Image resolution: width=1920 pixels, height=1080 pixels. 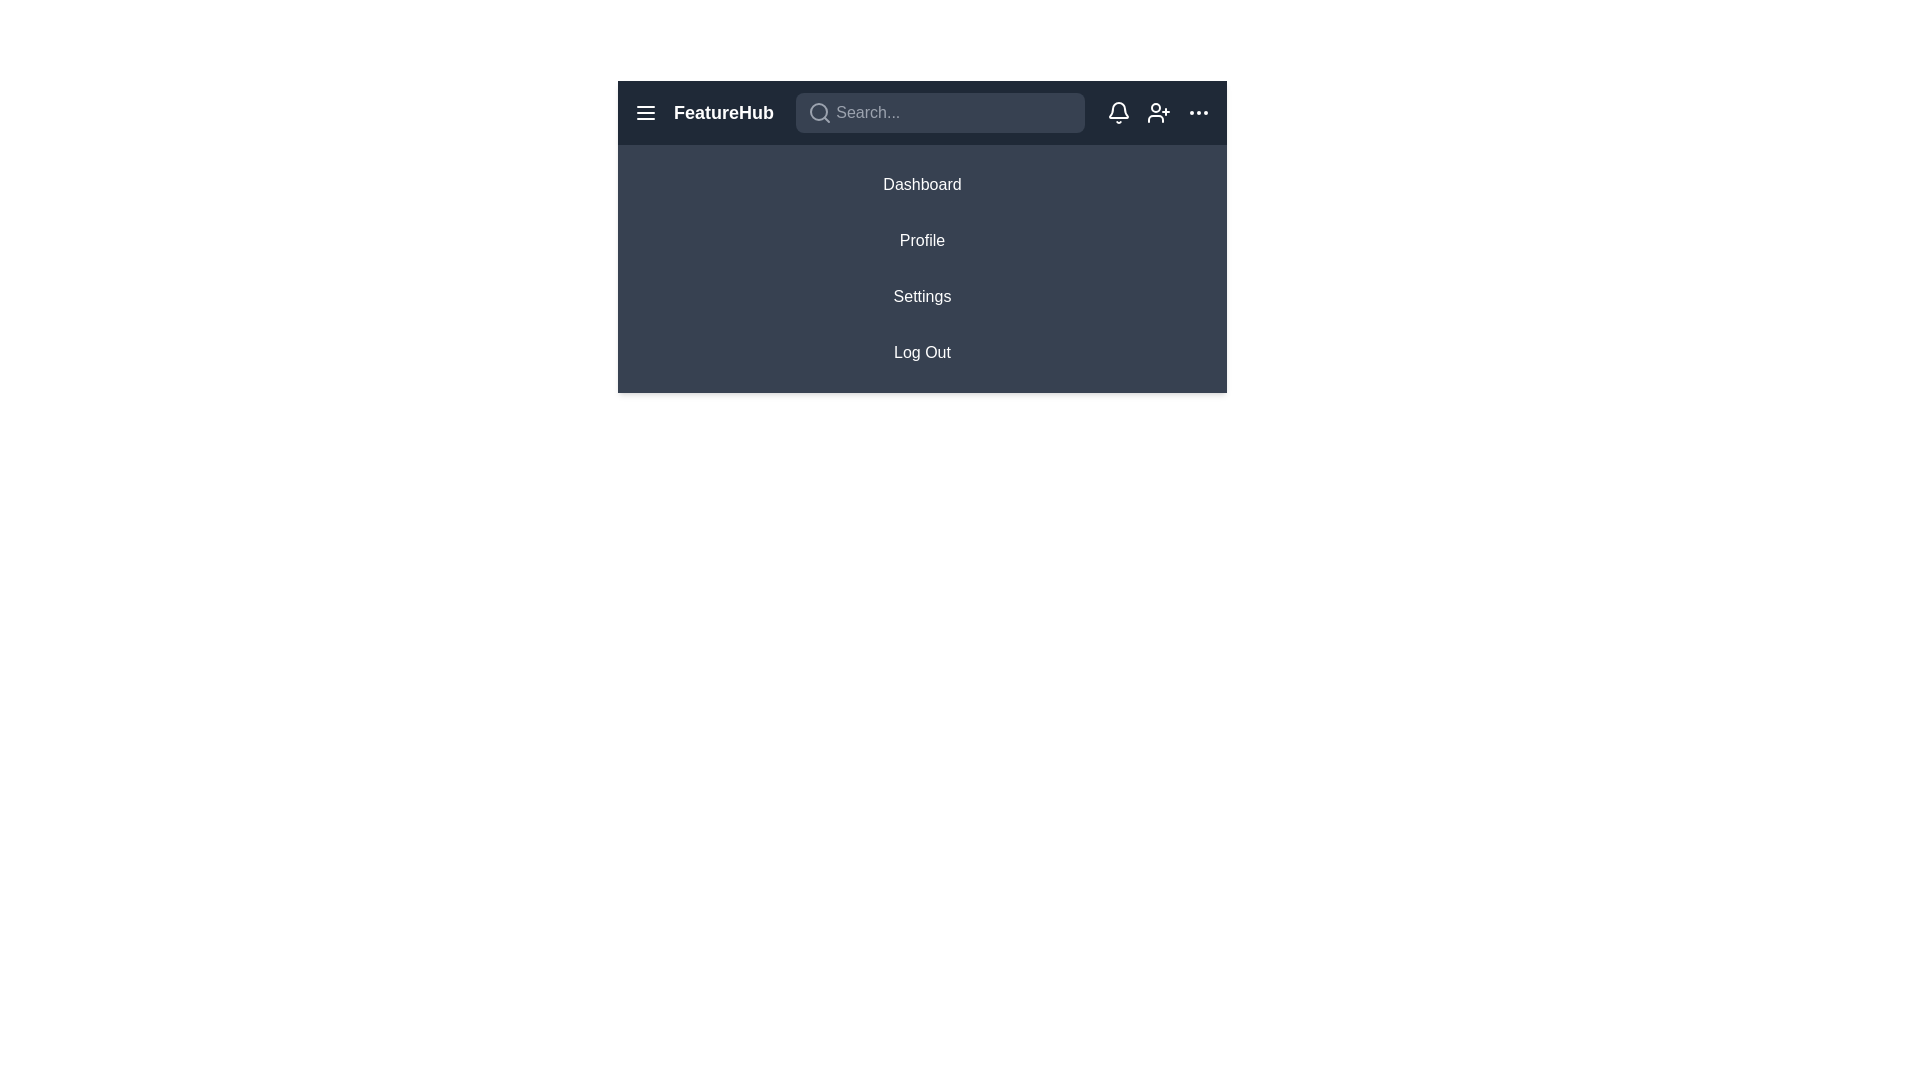 I want to click on the 'Settings' button, which is a rectangular button with a dark background and light font, located in the dropdown menu between the 'Profile' and 'Log Out' buttons, so click(x=921, y=297).